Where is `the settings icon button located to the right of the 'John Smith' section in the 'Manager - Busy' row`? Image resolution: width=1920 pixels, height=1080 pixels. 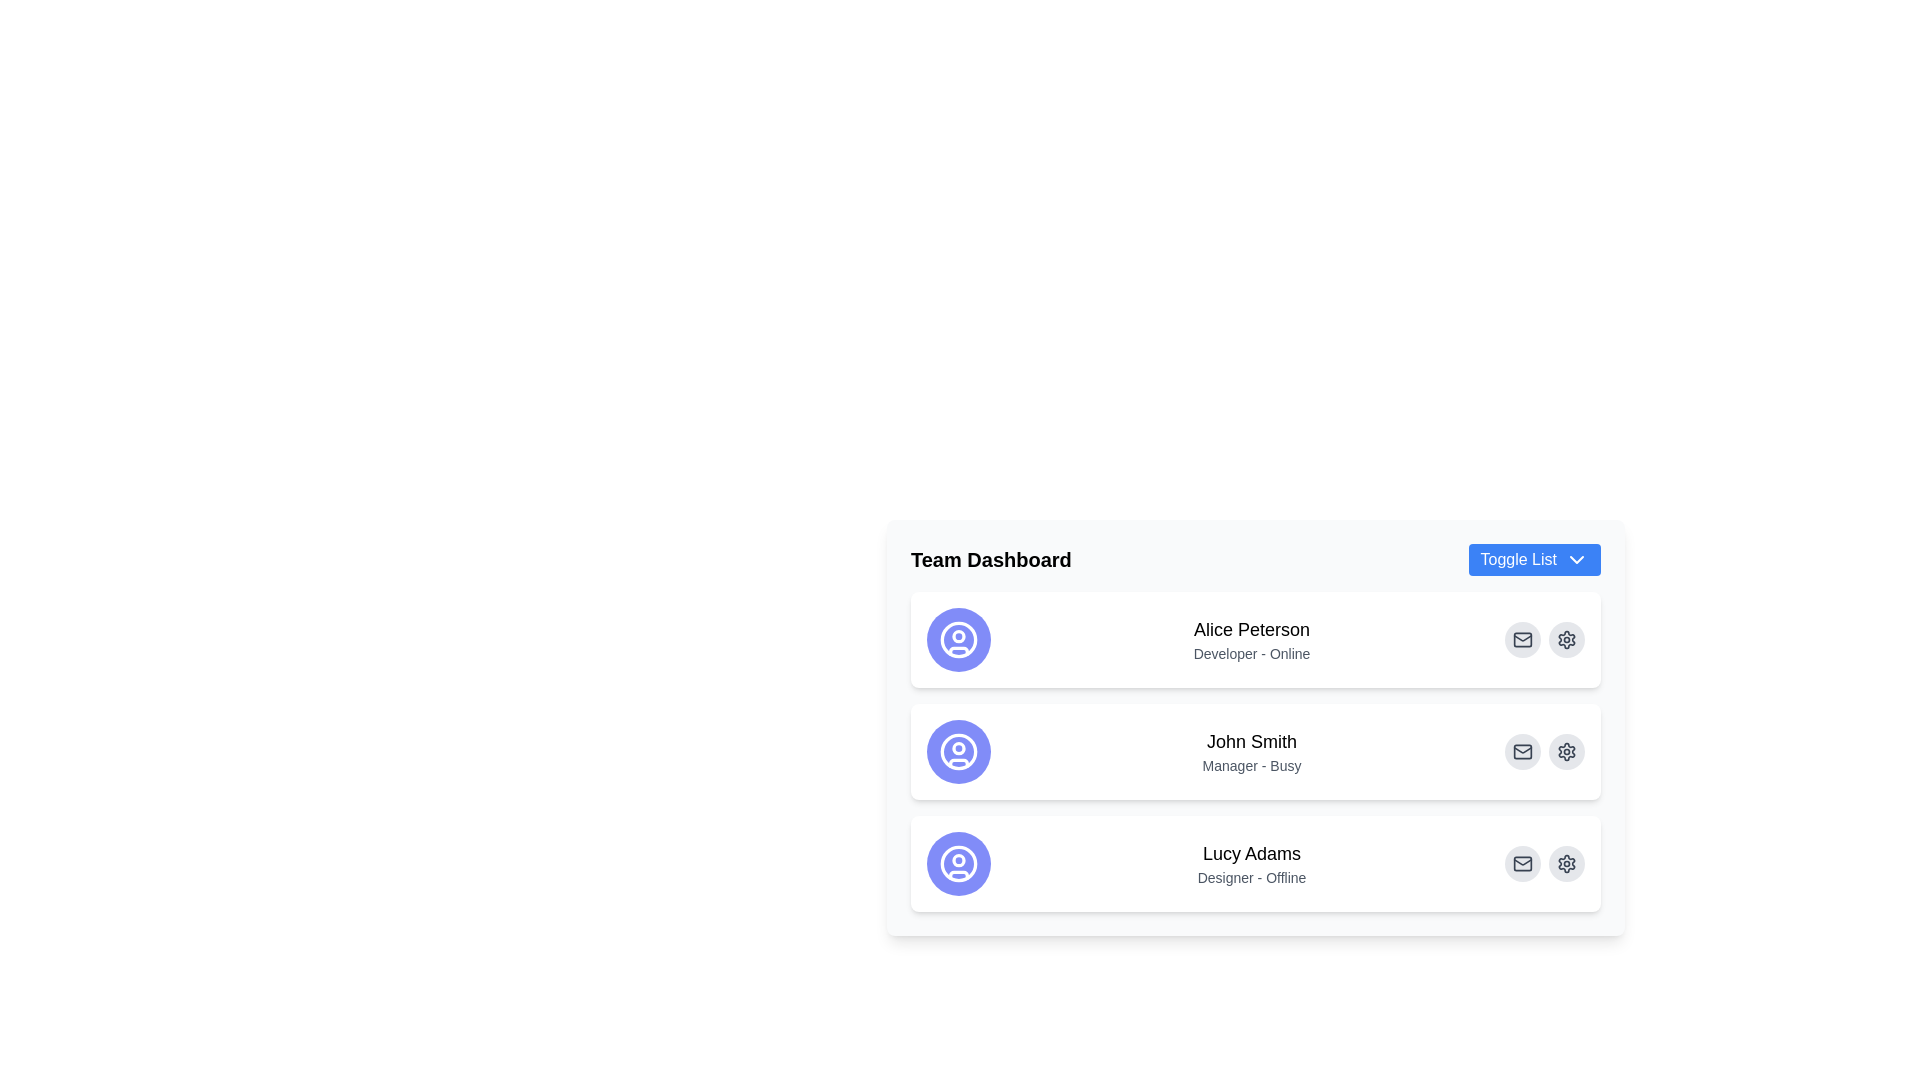 the settings icon button located to the right of the 'John Smith' section in the 'Manager - Busy' row is located at coordinates (1565, 752).